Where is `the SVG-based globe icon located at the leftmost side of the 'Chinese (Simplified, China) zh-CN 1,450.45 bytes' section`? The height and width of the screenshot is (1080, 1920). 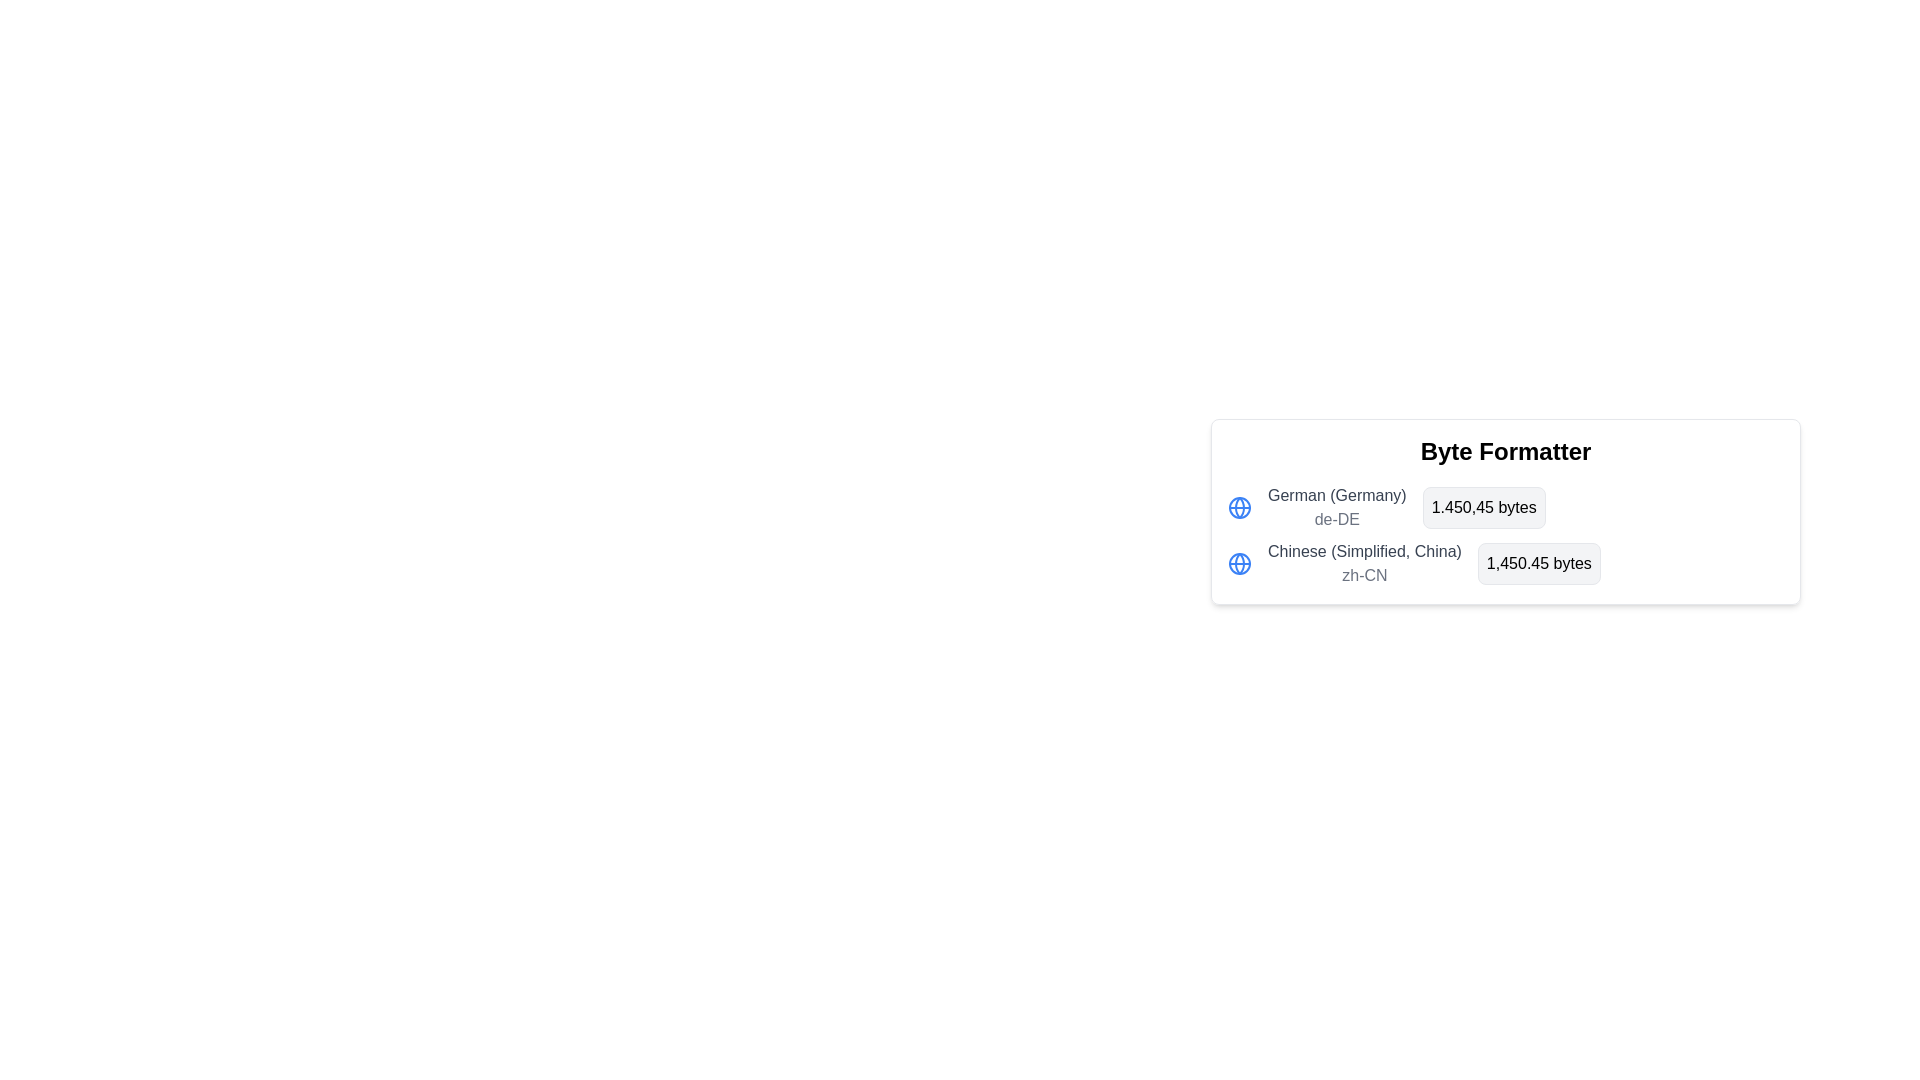 the SVG-based globe icon located at the leftmost side of the 'Chinese (Simplified, China) zh-CN 1,450.45 bytes' section is located at coordinates (1238, 563).